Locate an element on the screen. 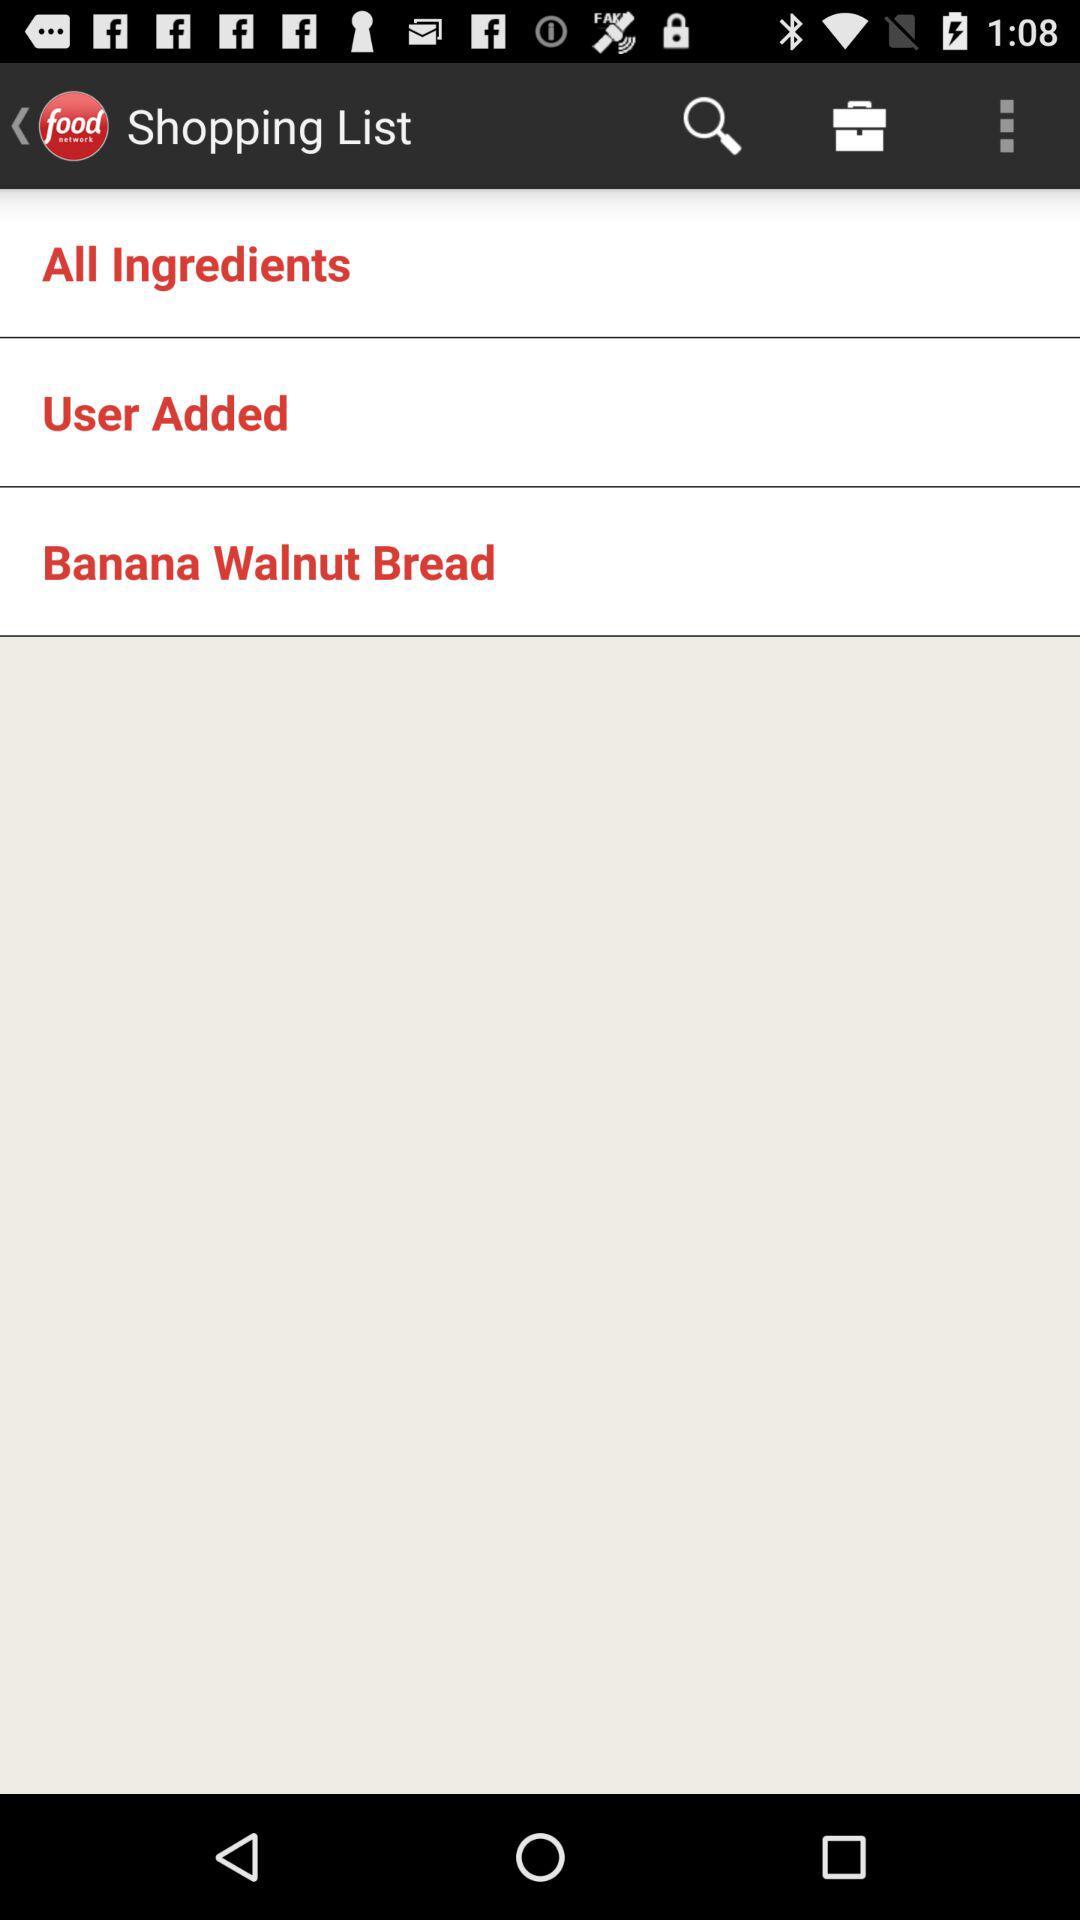 Image resolution: width=1080 pixels, height=1920 pixels. the icon above banana walnut bread icon is located at coordinates (164, 411).